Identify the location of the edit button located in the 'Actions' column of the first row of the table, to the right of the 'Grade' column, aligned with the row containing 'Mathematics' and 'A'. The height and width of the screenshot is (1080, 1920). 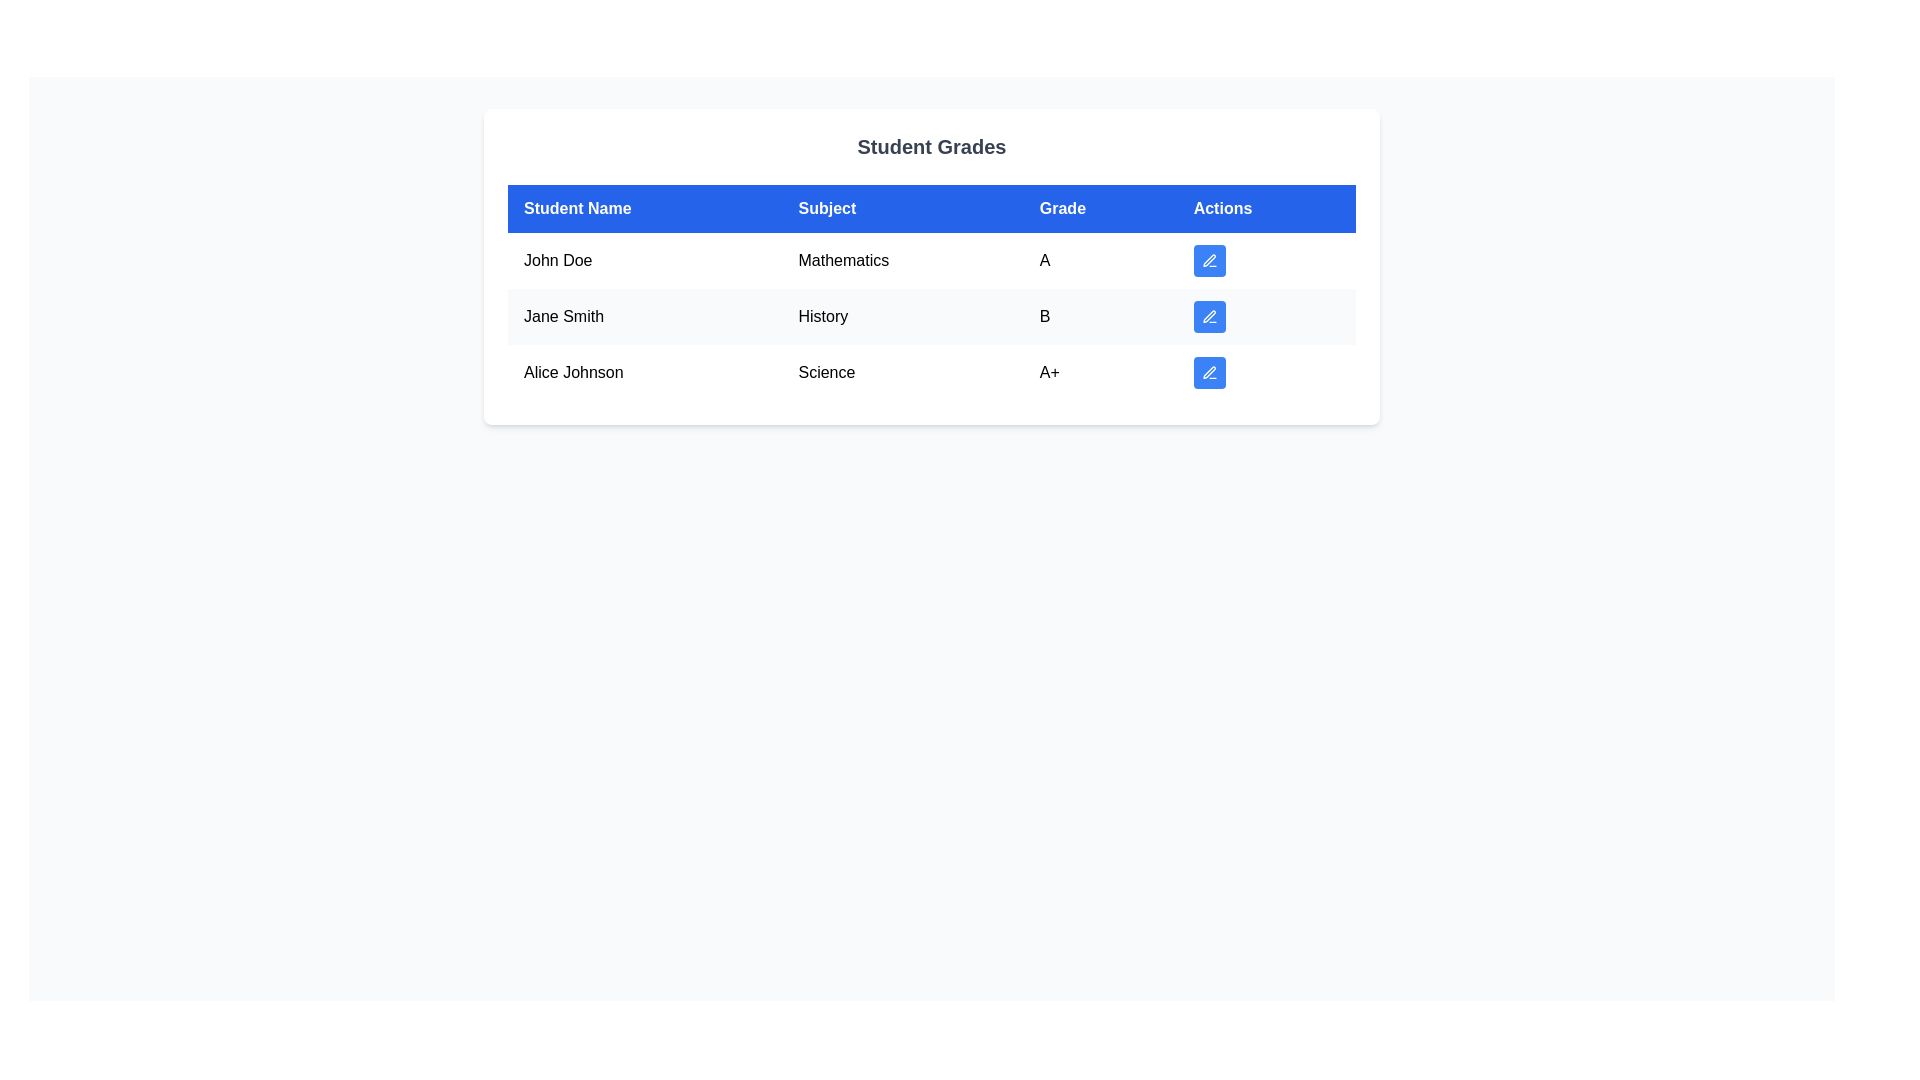
(1208, 260).